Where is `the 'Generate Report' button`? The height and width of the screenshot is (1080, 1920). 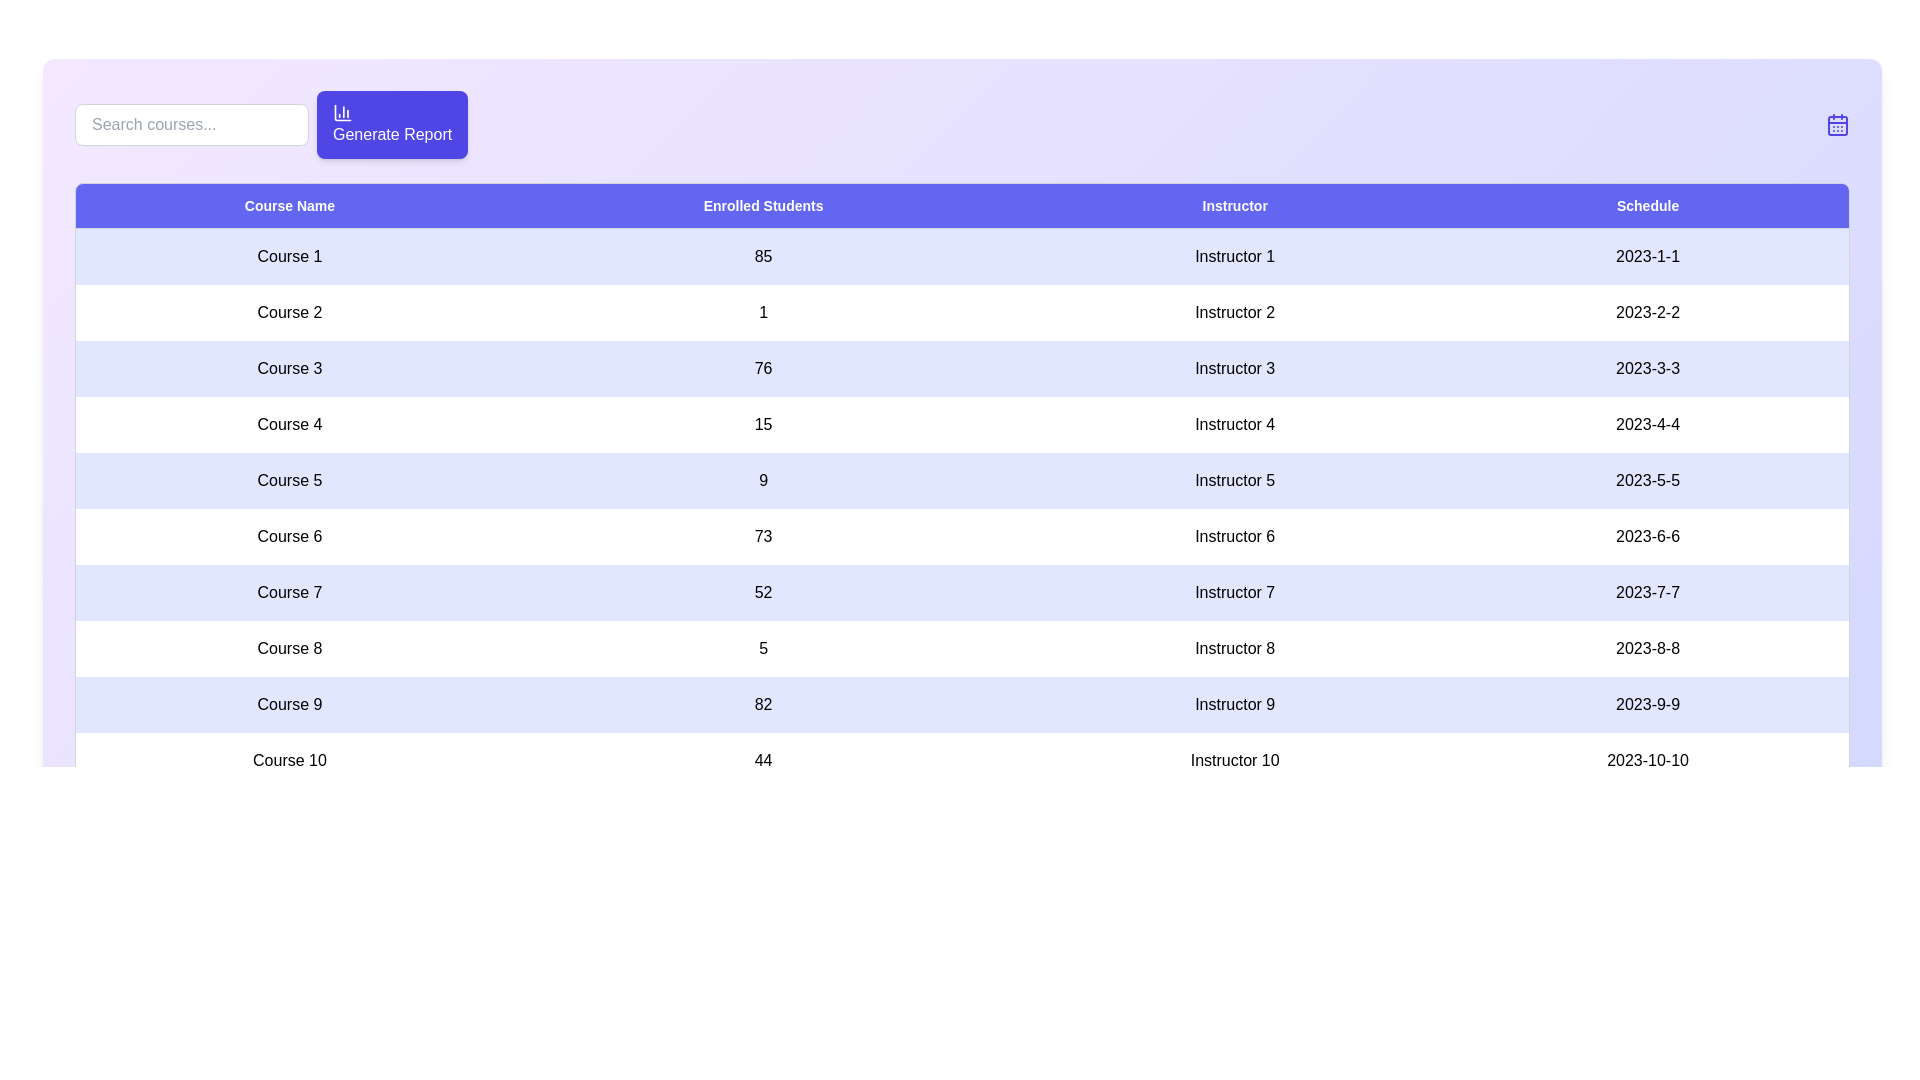 the 'Generate Report' button is located at coordinates (392, 124).